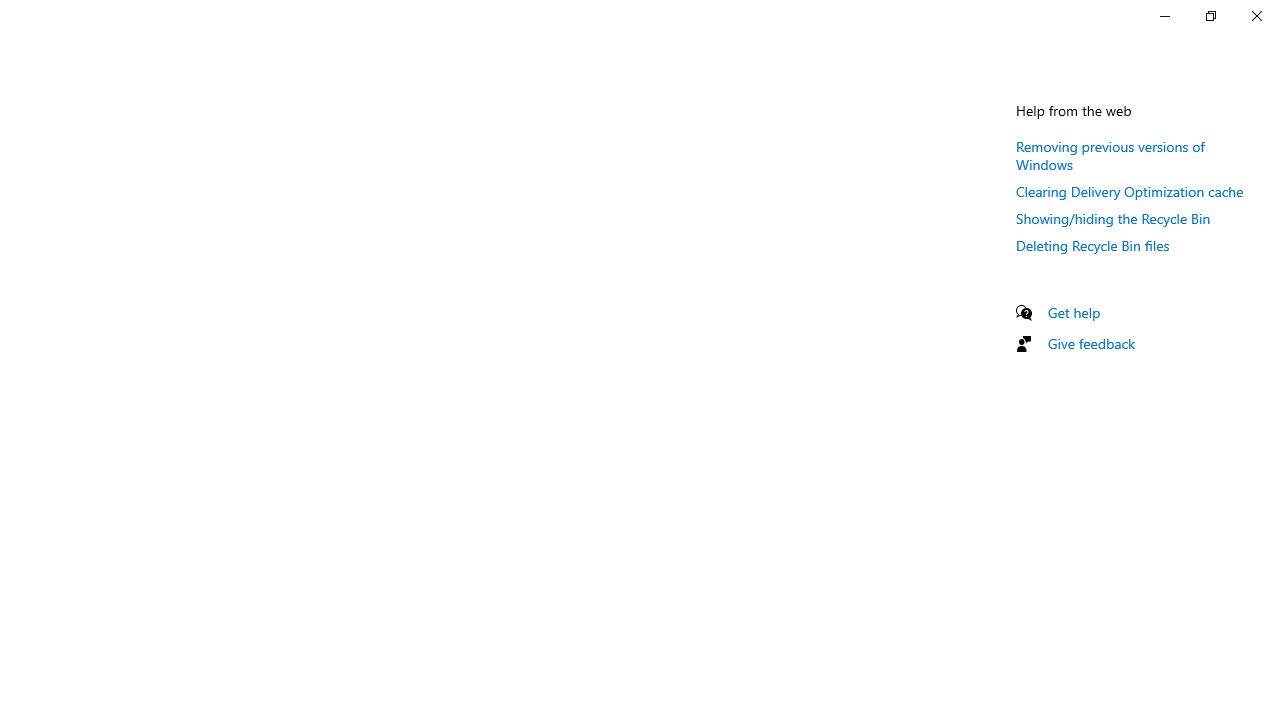 This screenshot has height=720, width=1280. Describe the element at coordinates (1209, 15) in the screenshot. I see `'Restore Settings'` at that location.